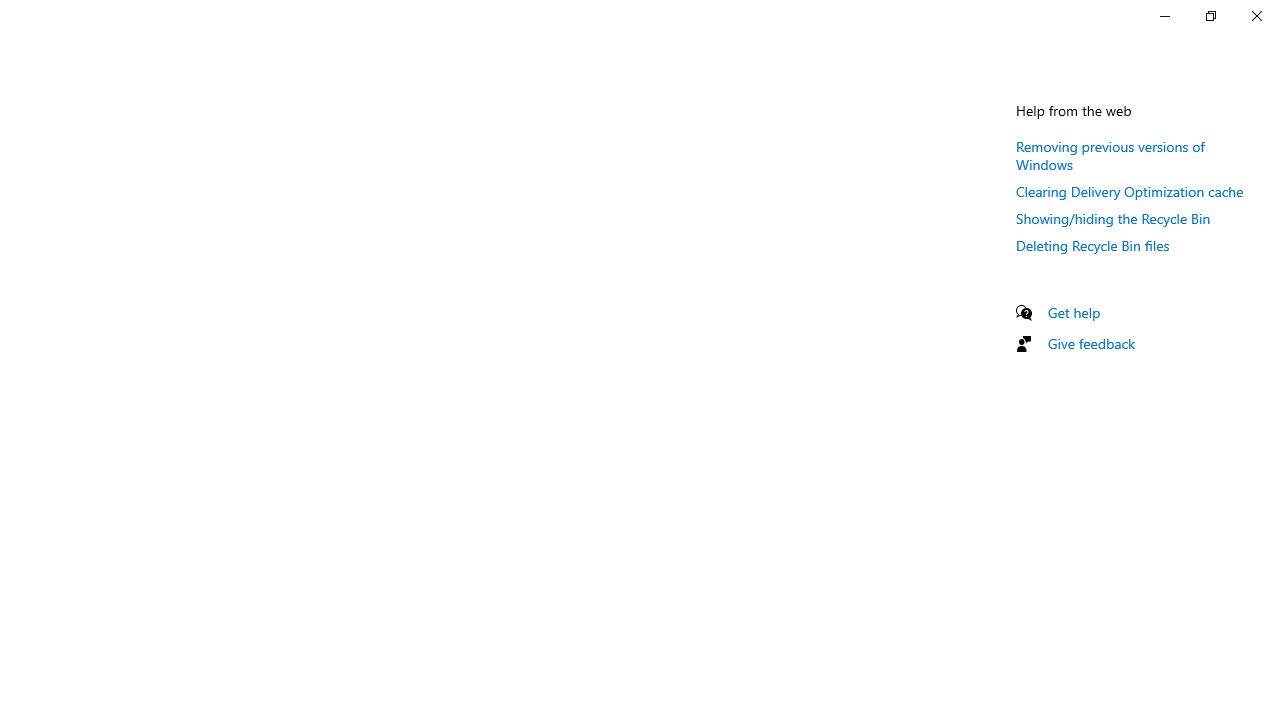 This screenshot has height=720, width=1280. Describe the element at coordinates (1209, 15) in the screenshot. I see `'Restore Settings'` at that location.